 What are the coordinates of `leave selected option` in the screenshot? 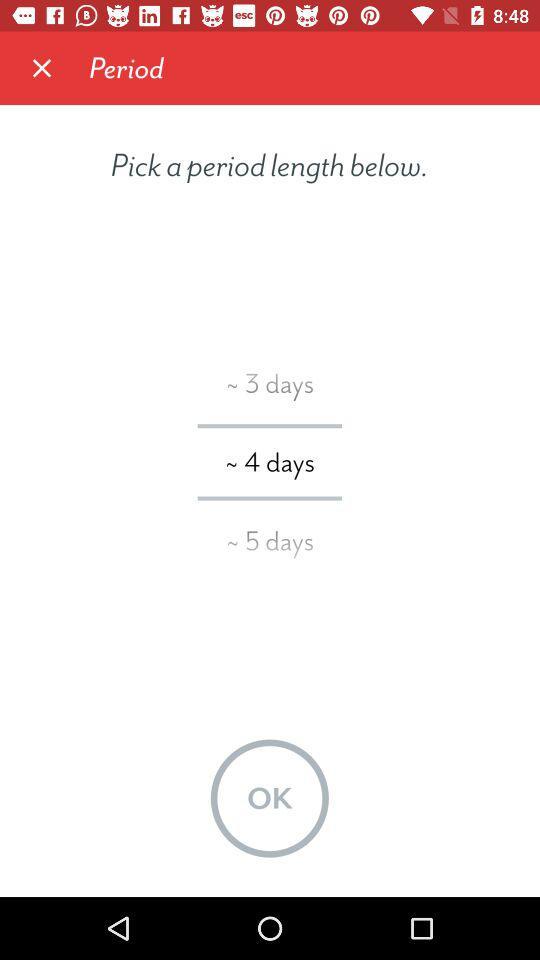 It's located at (42, 68).